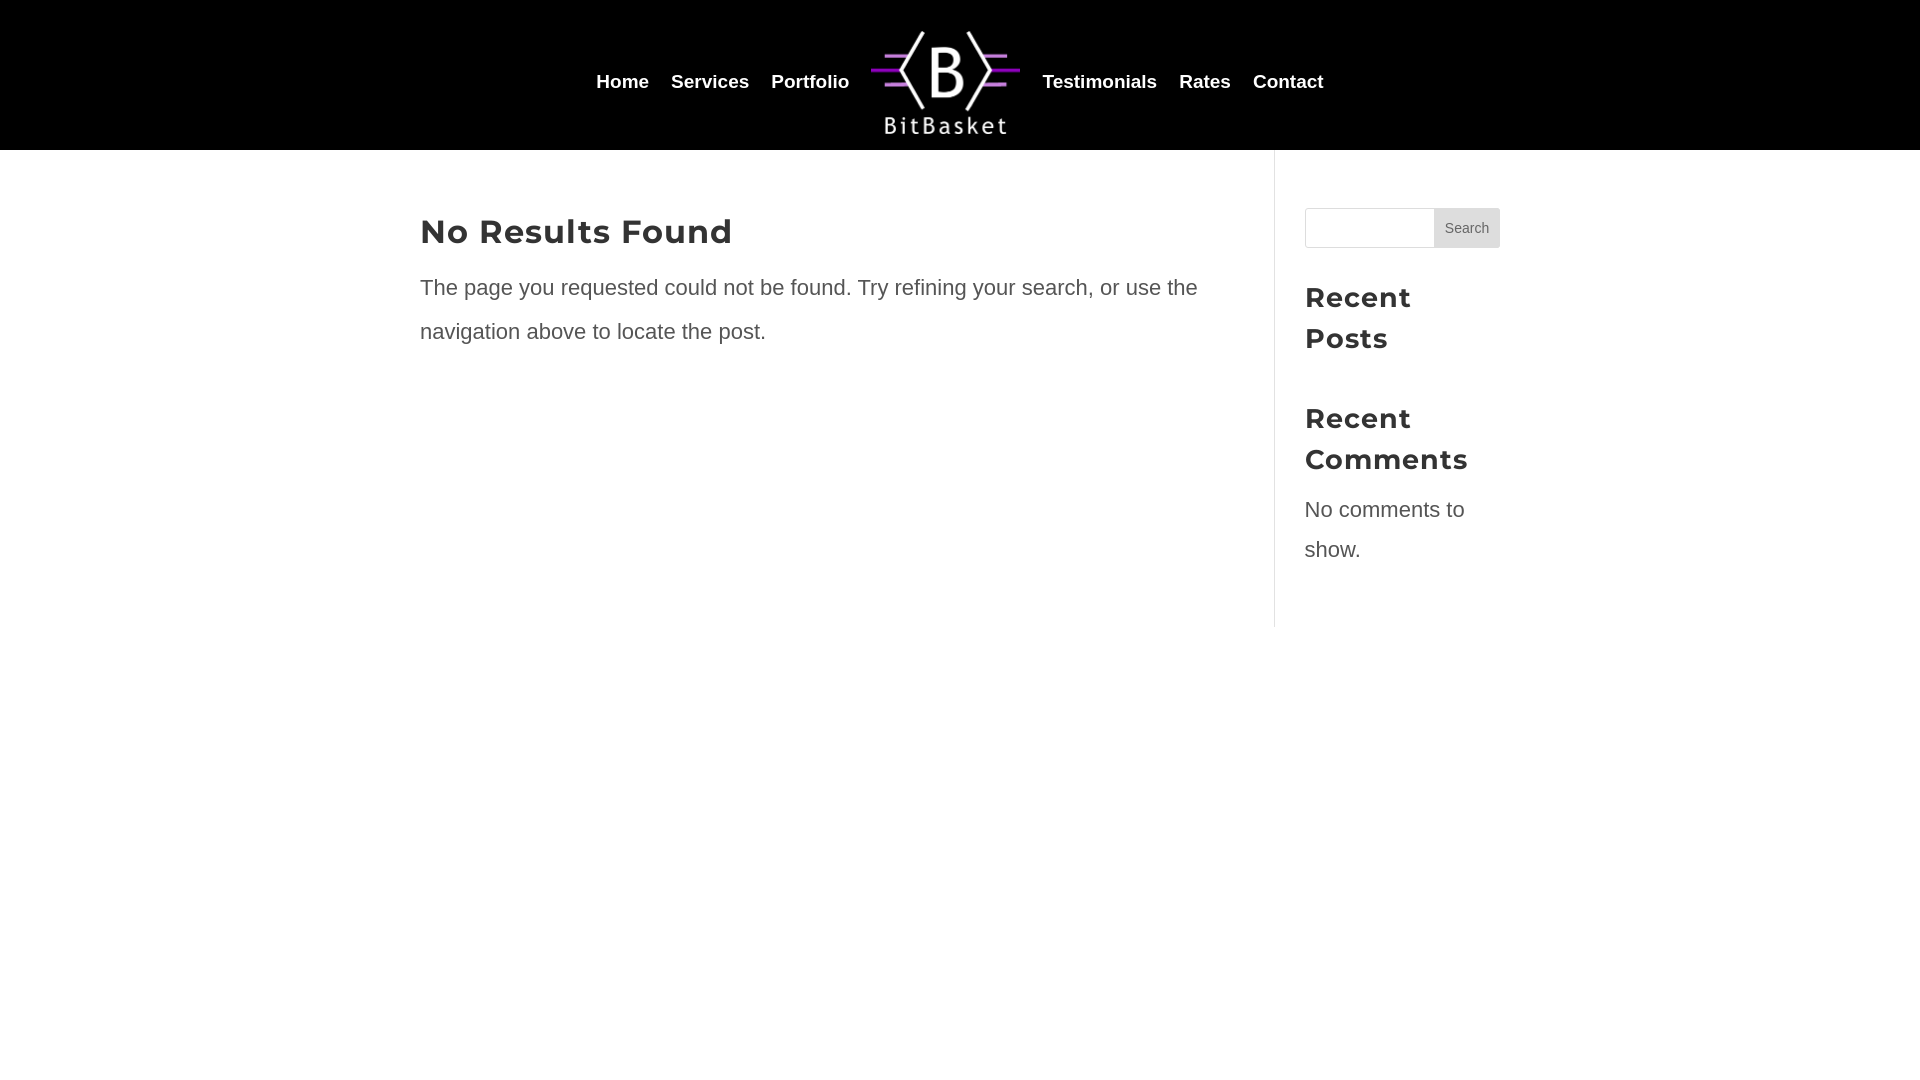 The height and width of the screenshot is (1080, 1920). Describe the element at coordinates (1467, 226) in the screenshot. I see `'Search'` at that location.